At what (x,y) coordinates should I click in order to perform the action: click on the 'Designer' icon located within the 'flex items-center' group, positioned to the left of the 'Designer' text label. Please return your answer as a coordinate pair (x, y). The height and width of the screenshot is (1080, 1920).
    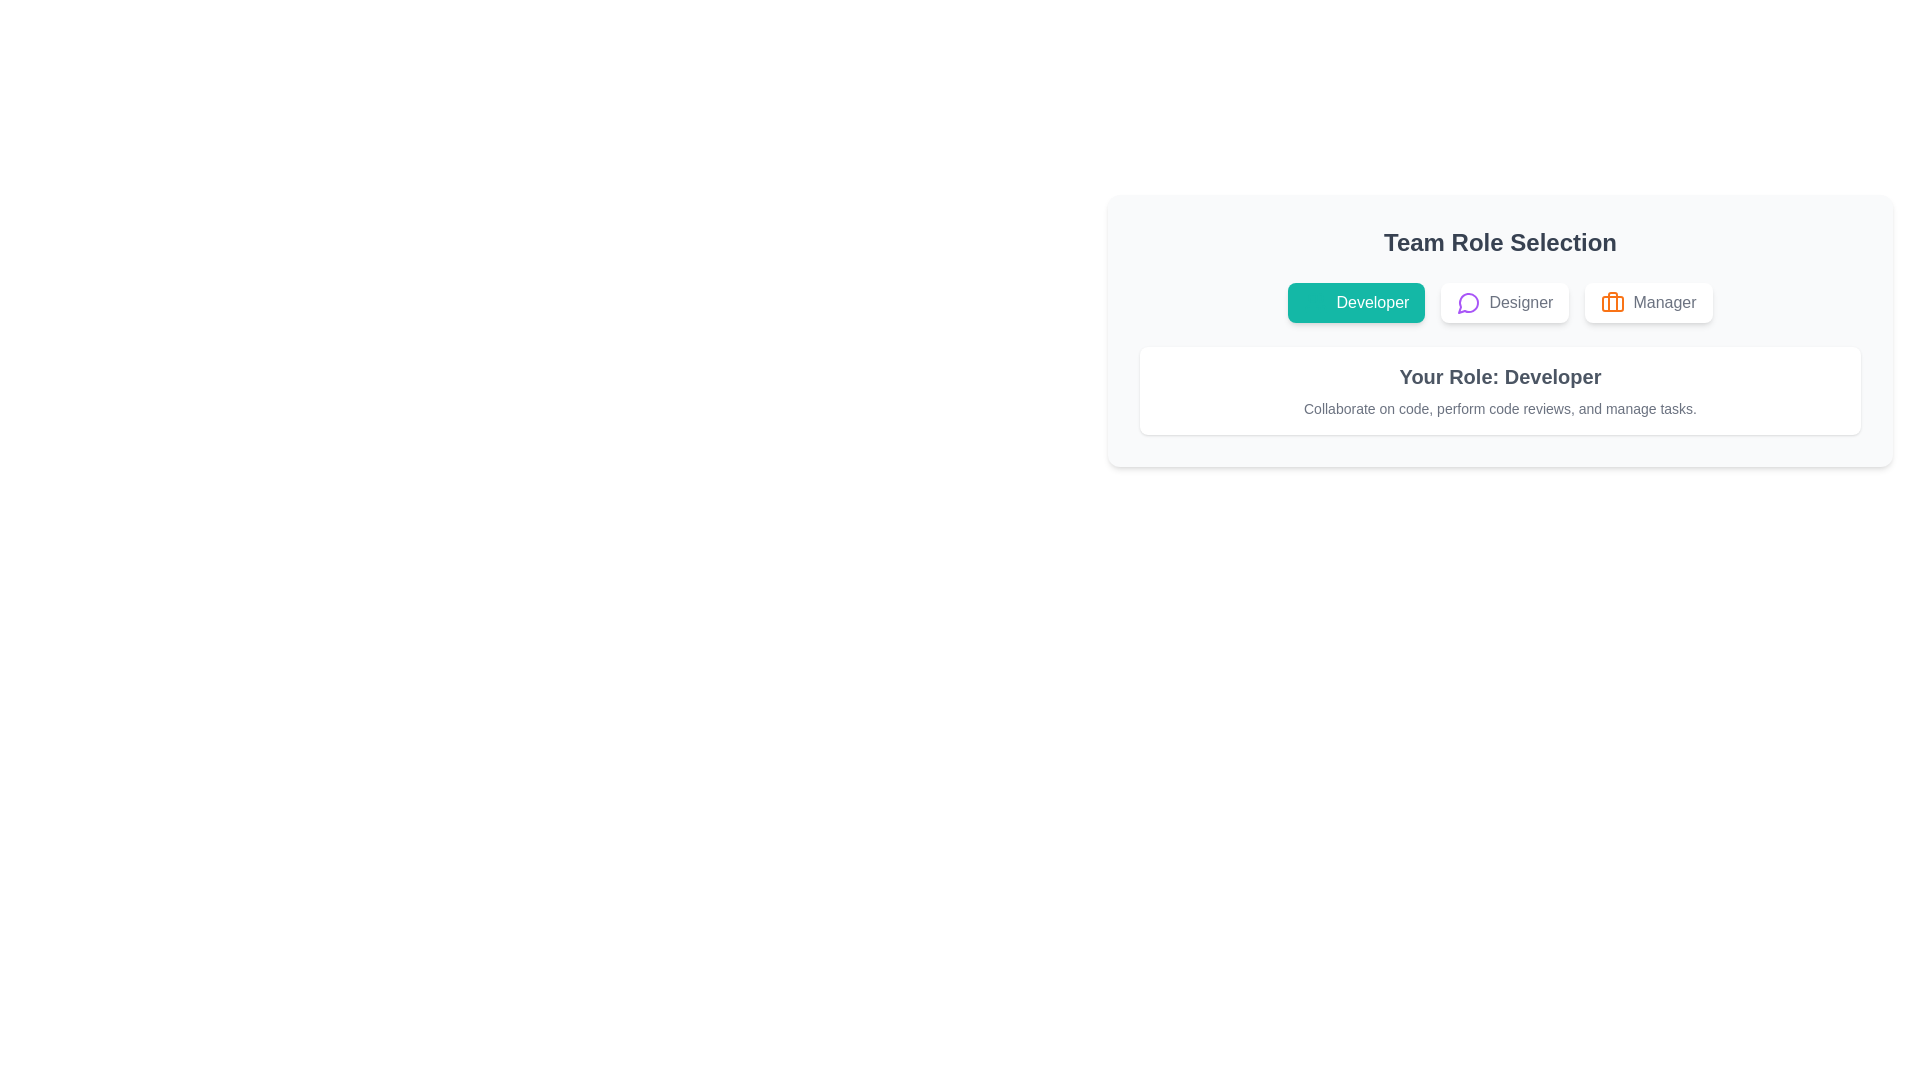
    Looking at the image, I should click on (1469, 303).